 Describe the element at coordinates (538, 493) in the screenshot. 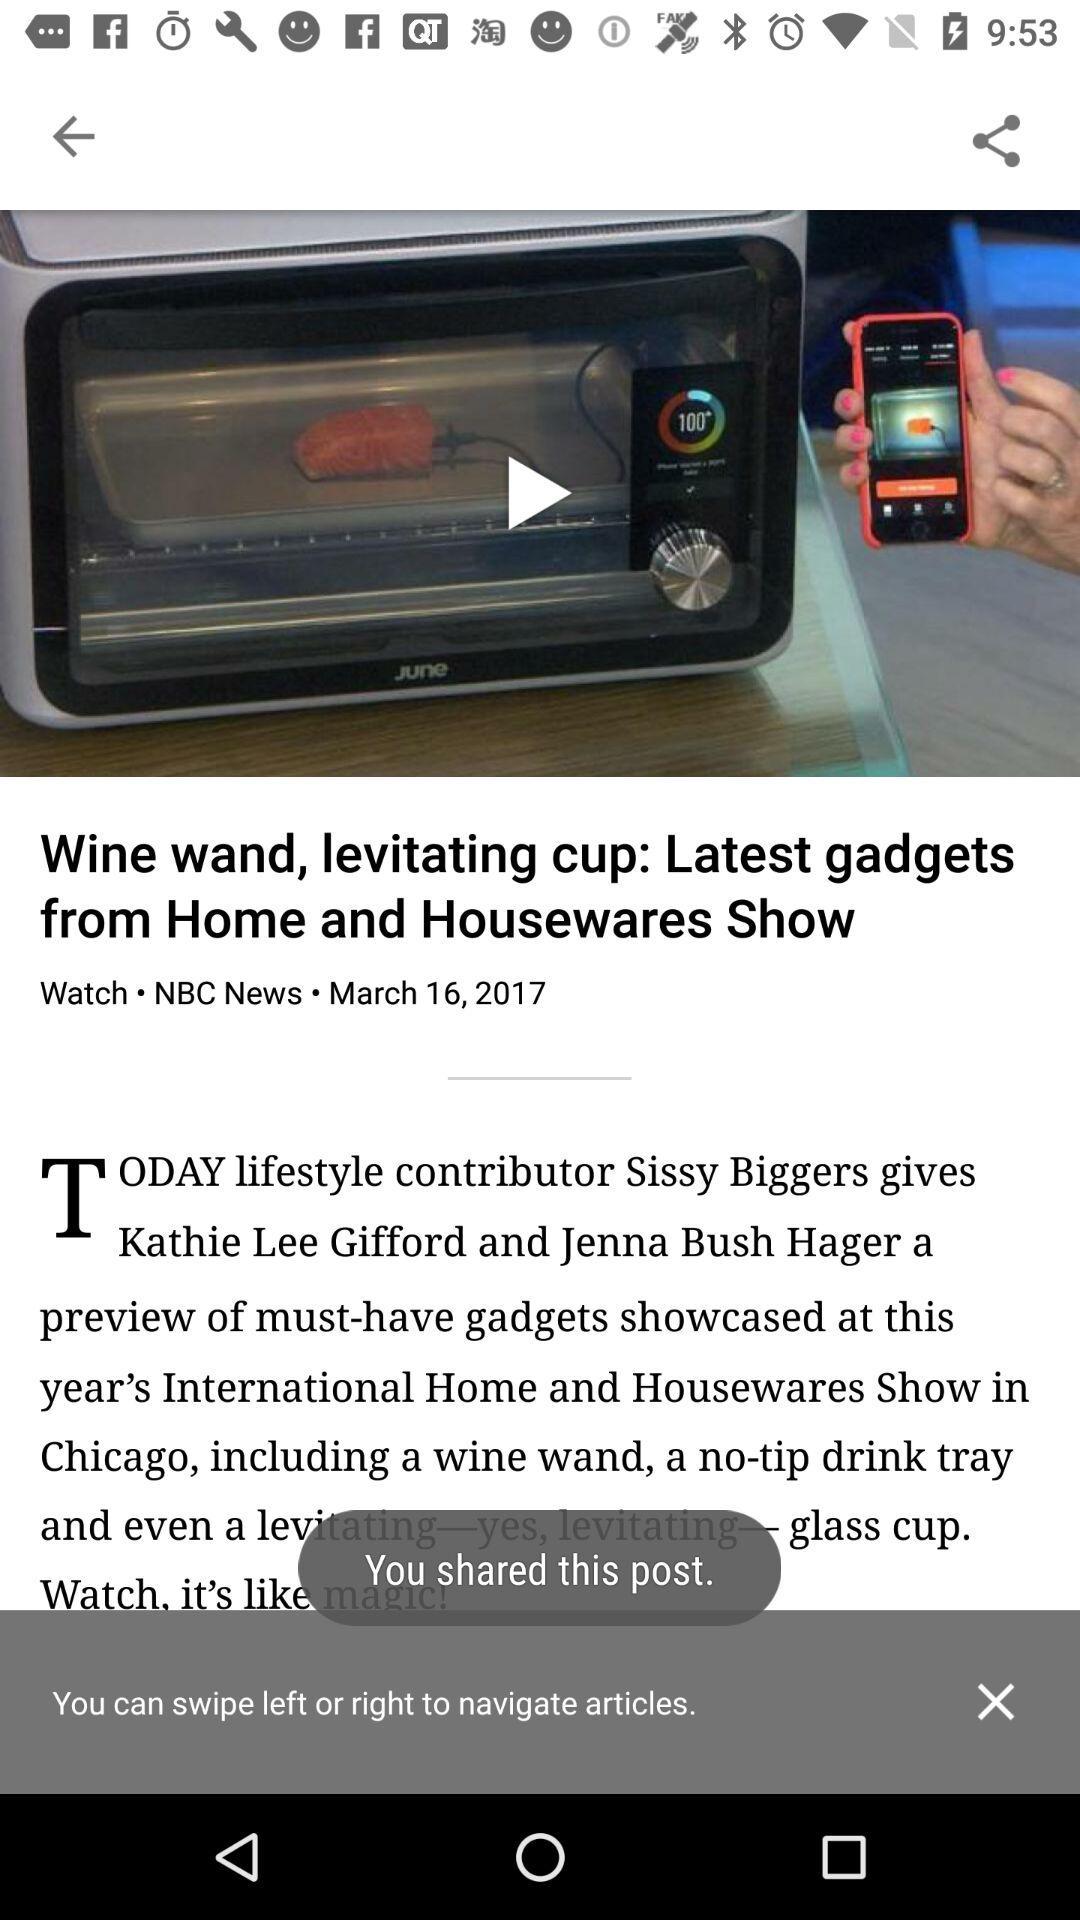

I see `take the play icon from the image` at that location.